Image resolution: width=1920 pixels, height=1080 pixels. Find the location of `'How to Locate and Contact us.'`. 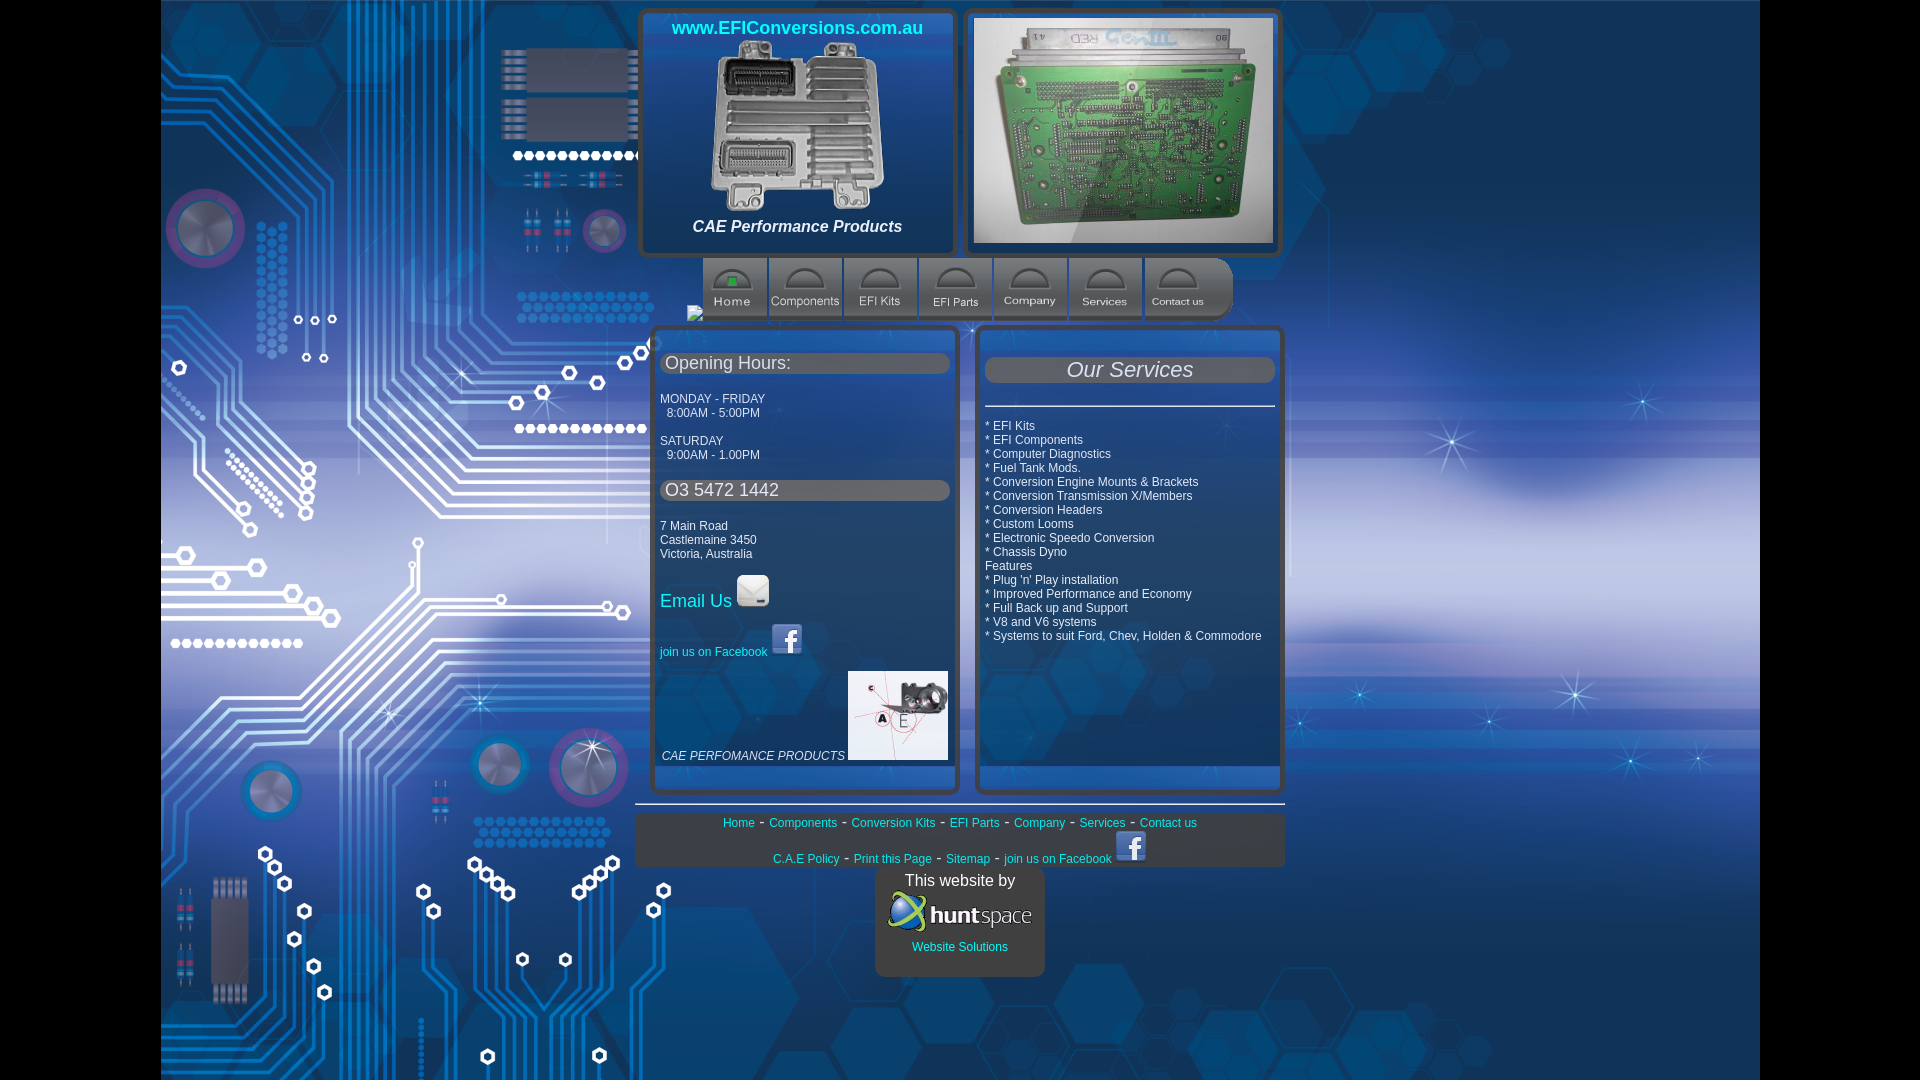

'How to Locate and Contact us.' is located at coordinates (1145, 315).